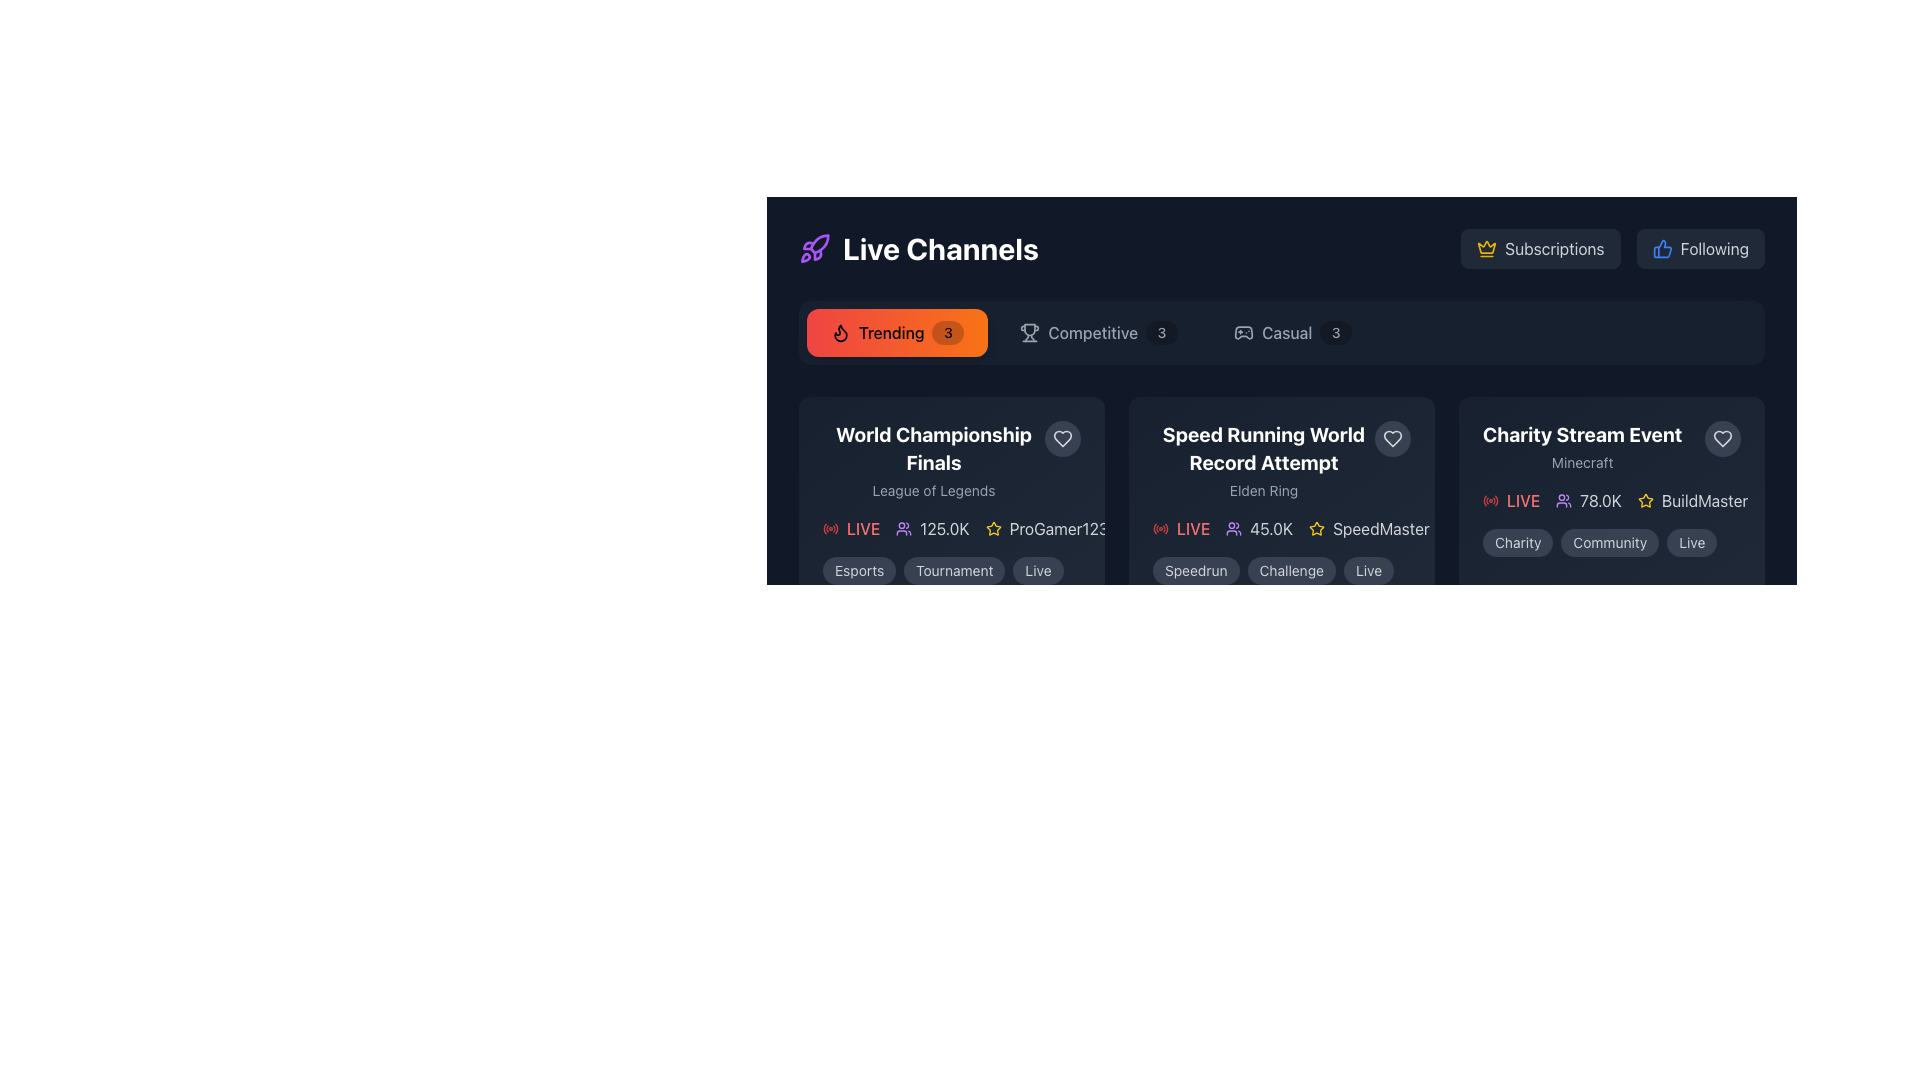 Image resolution: width=1920 pixels, height=1080 pixels. I want to click on the displayed text '3' on the circular button-like badge with a semi-transparent black background, located to the right of the 'Casual' label, so click(1336, 331).